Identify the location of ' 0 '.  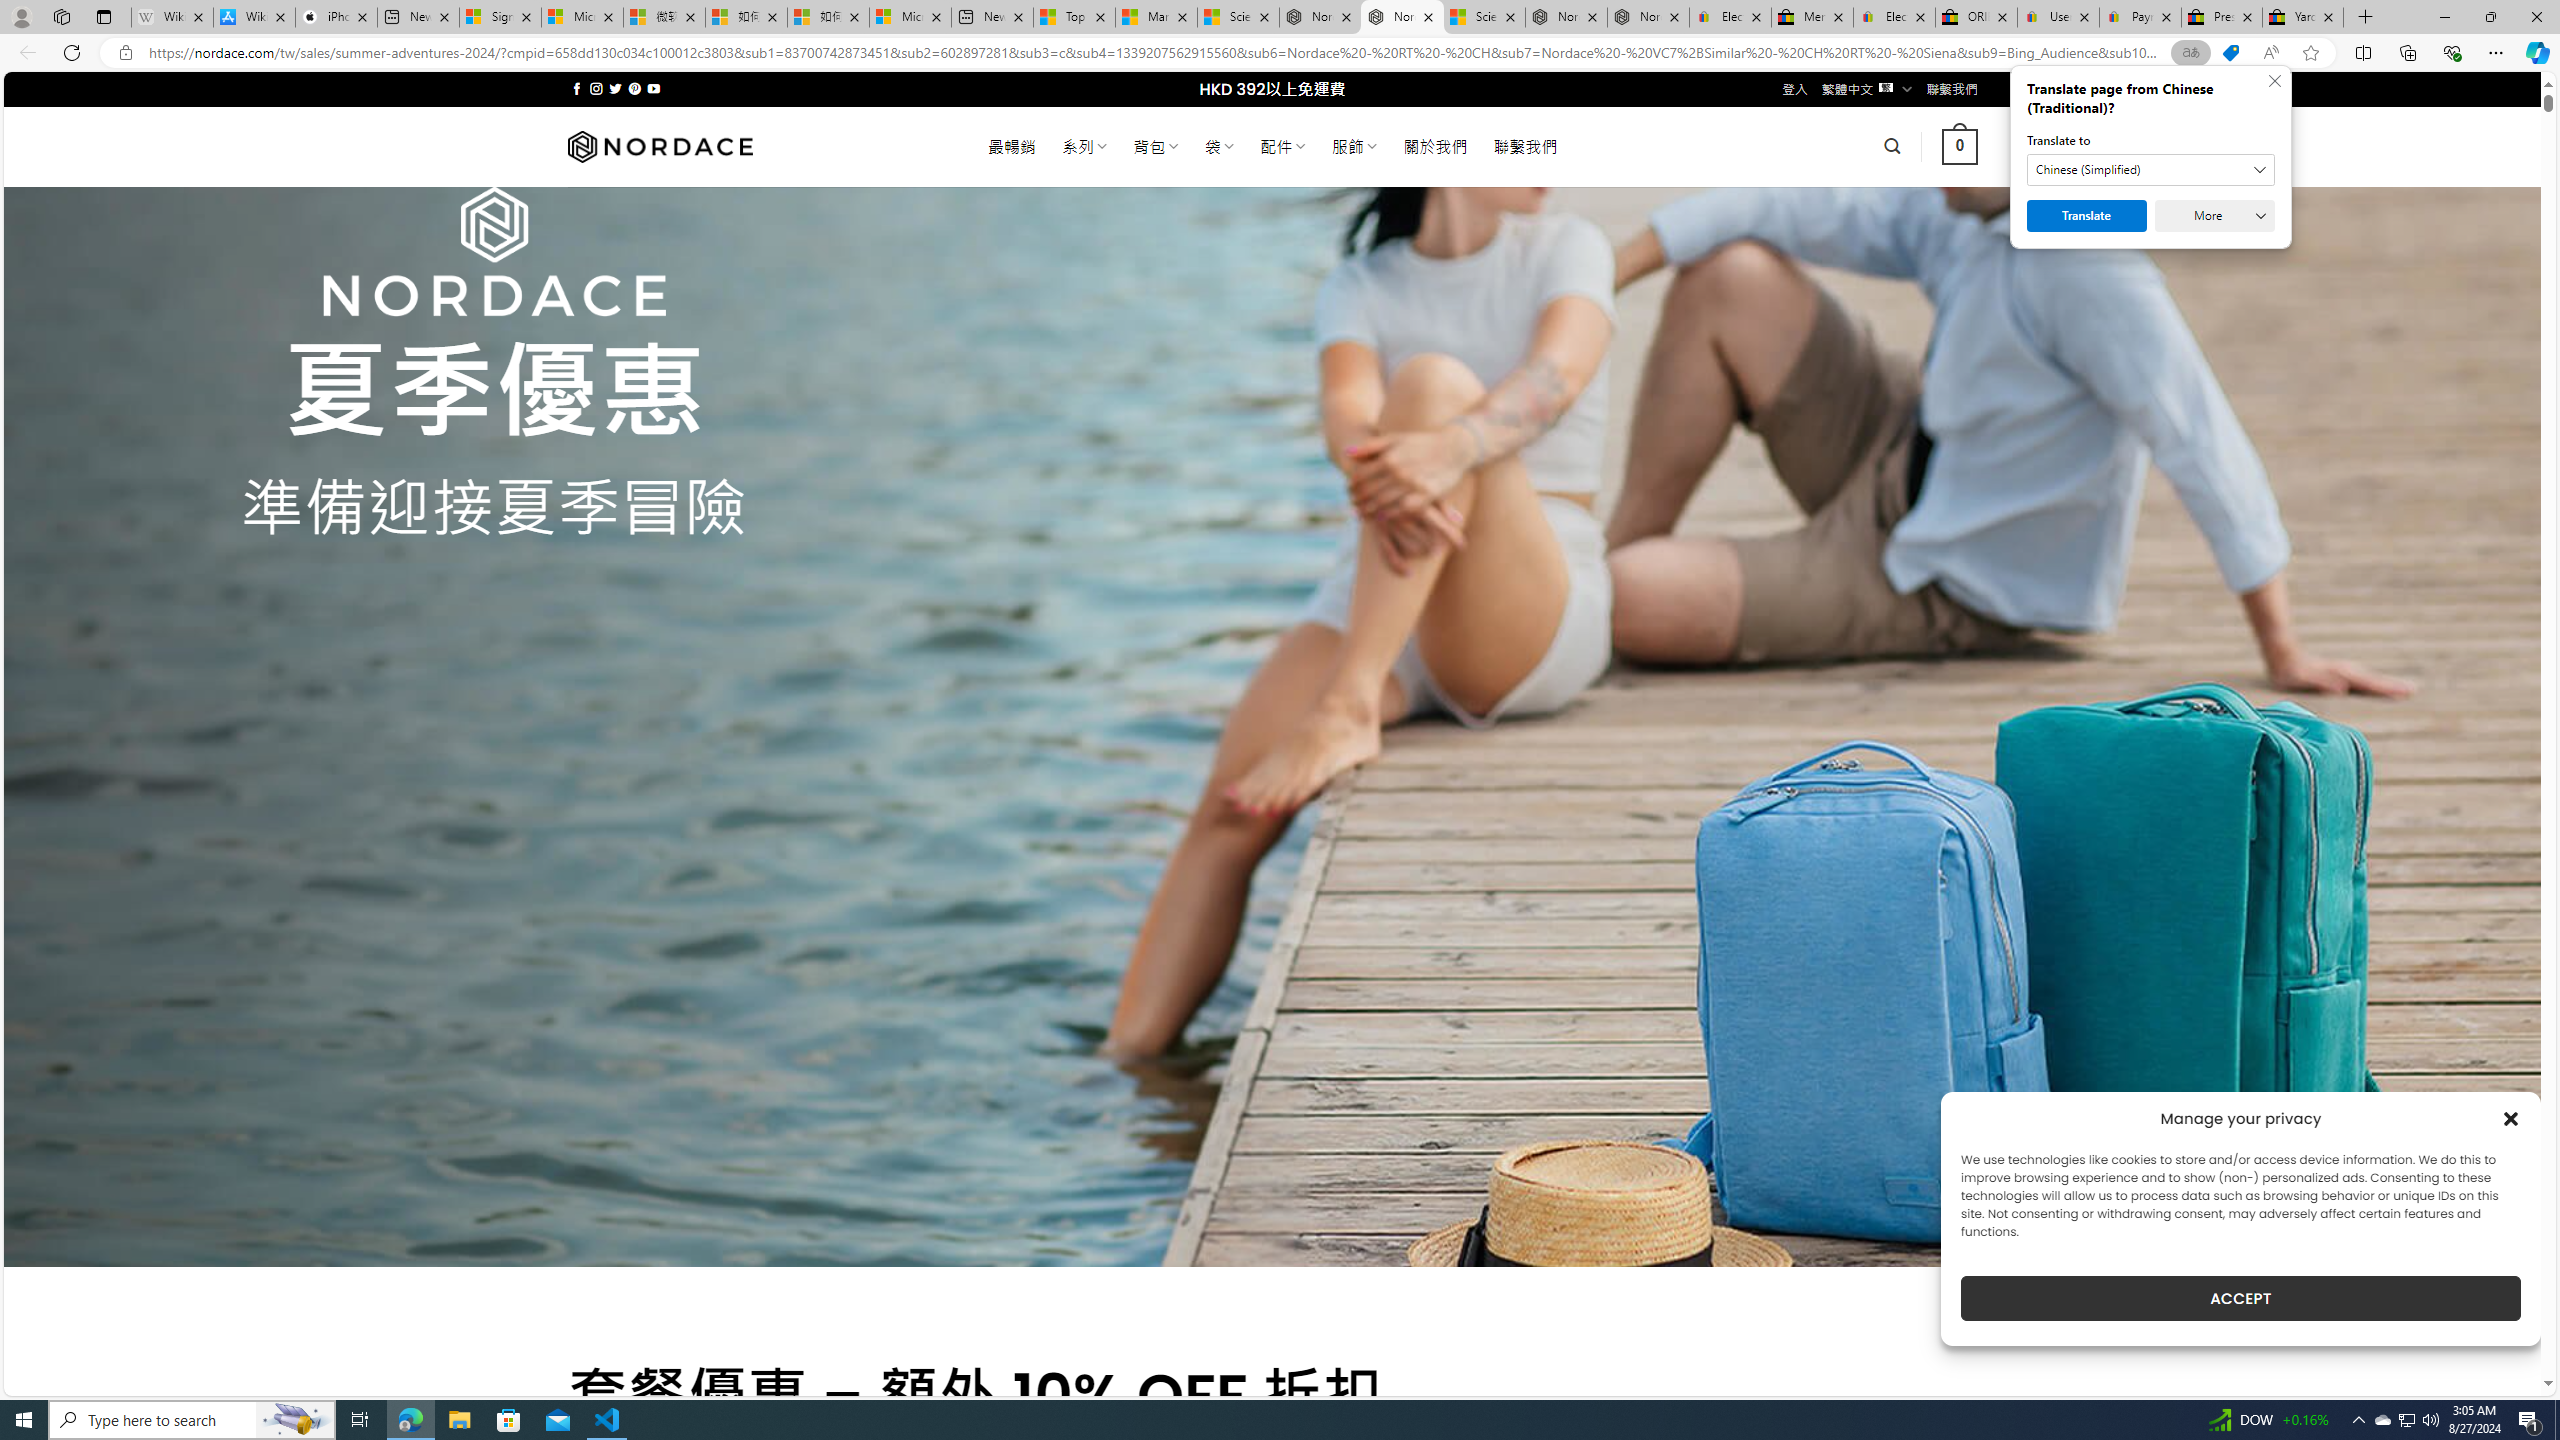
(1960, 145).